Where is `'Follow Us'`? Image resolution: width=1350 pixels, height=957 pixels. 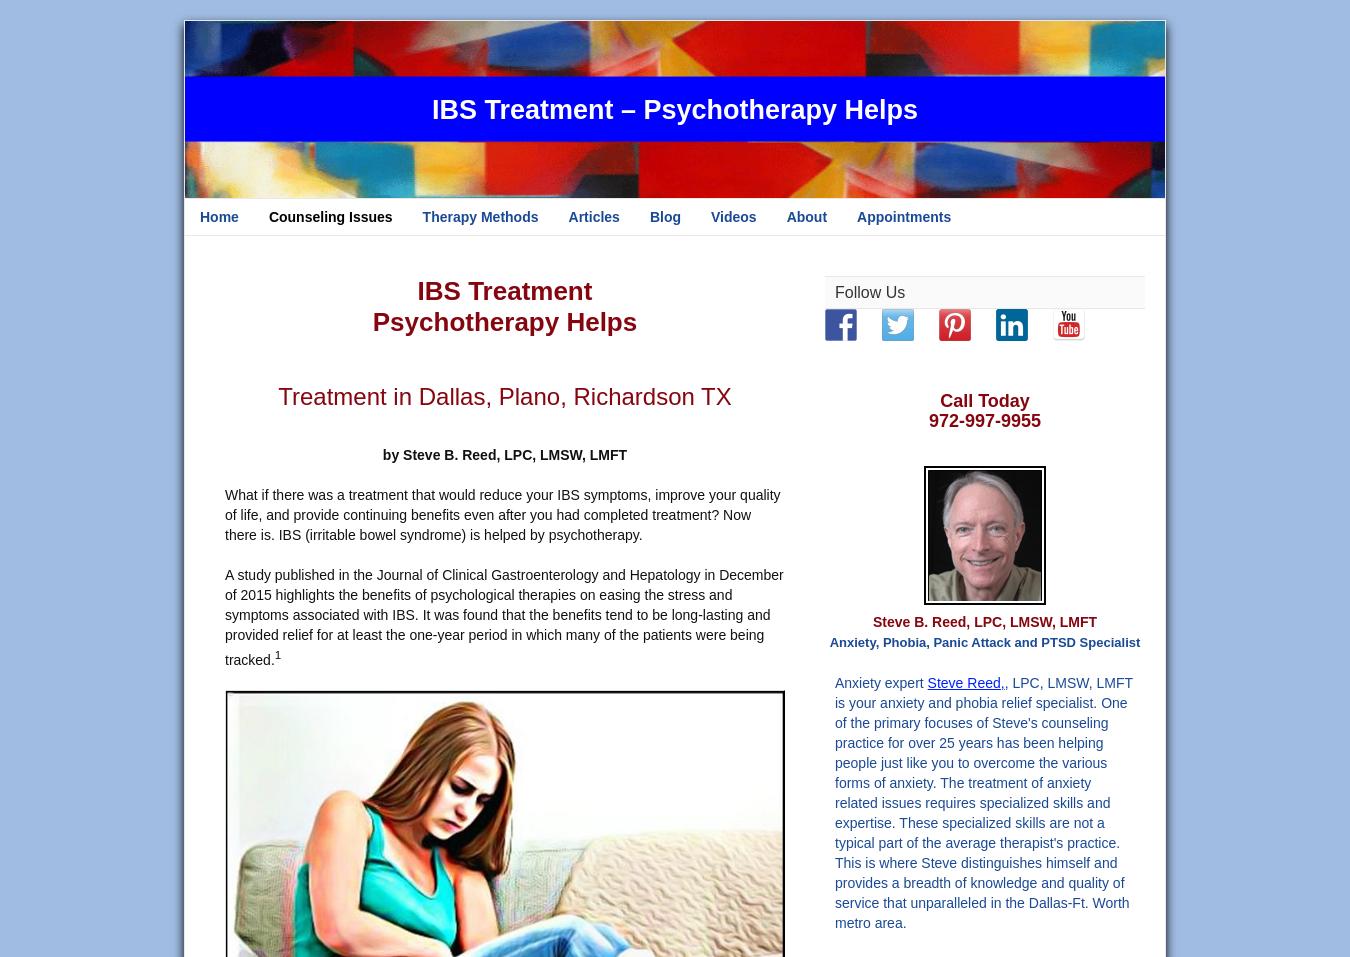
'Follow Us' is located at coordinates (869, 292).